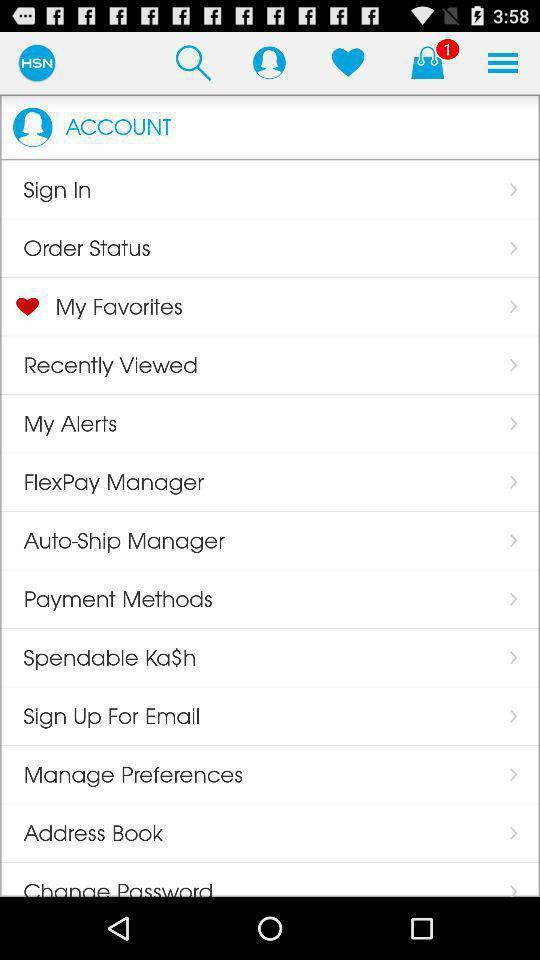  Describe the element at coordinates (97, 364) in the screenshot. I see `the recently viewed icon` at that location.